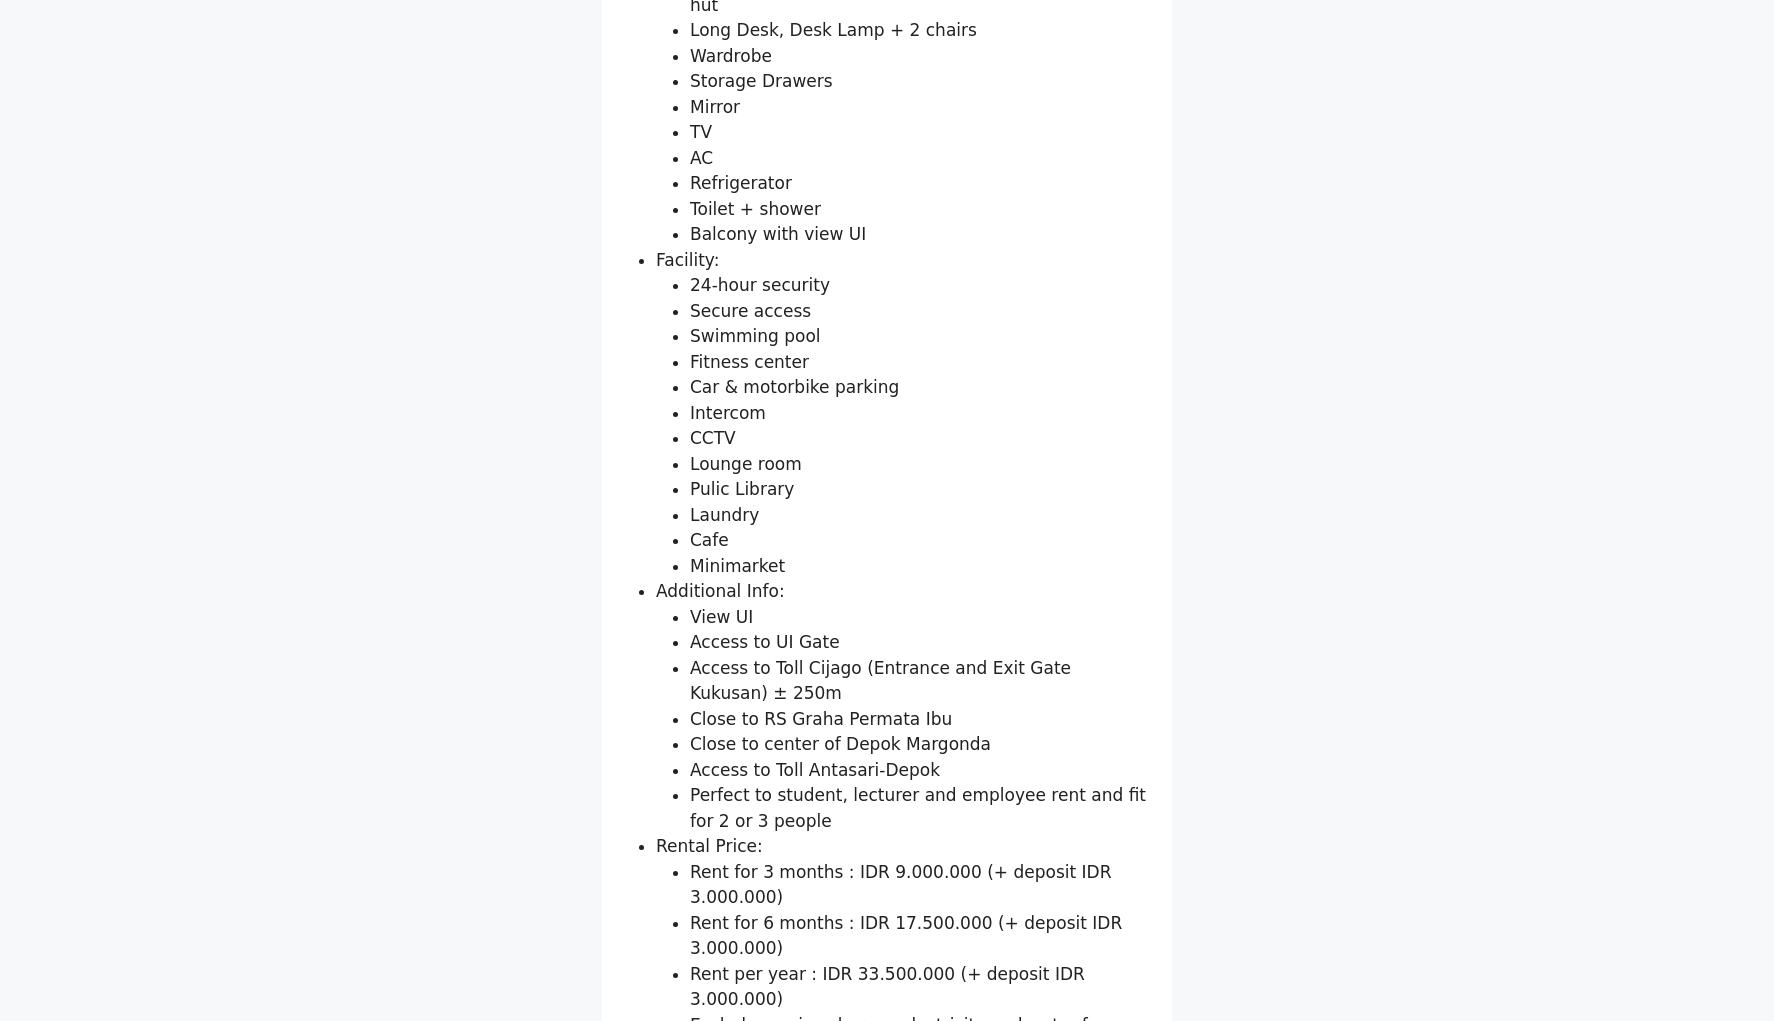 The image size is (1774, 1021). Describe the element at coordinates (719, 823) in the screenshot. I see `'Additional Info:'` at that location.